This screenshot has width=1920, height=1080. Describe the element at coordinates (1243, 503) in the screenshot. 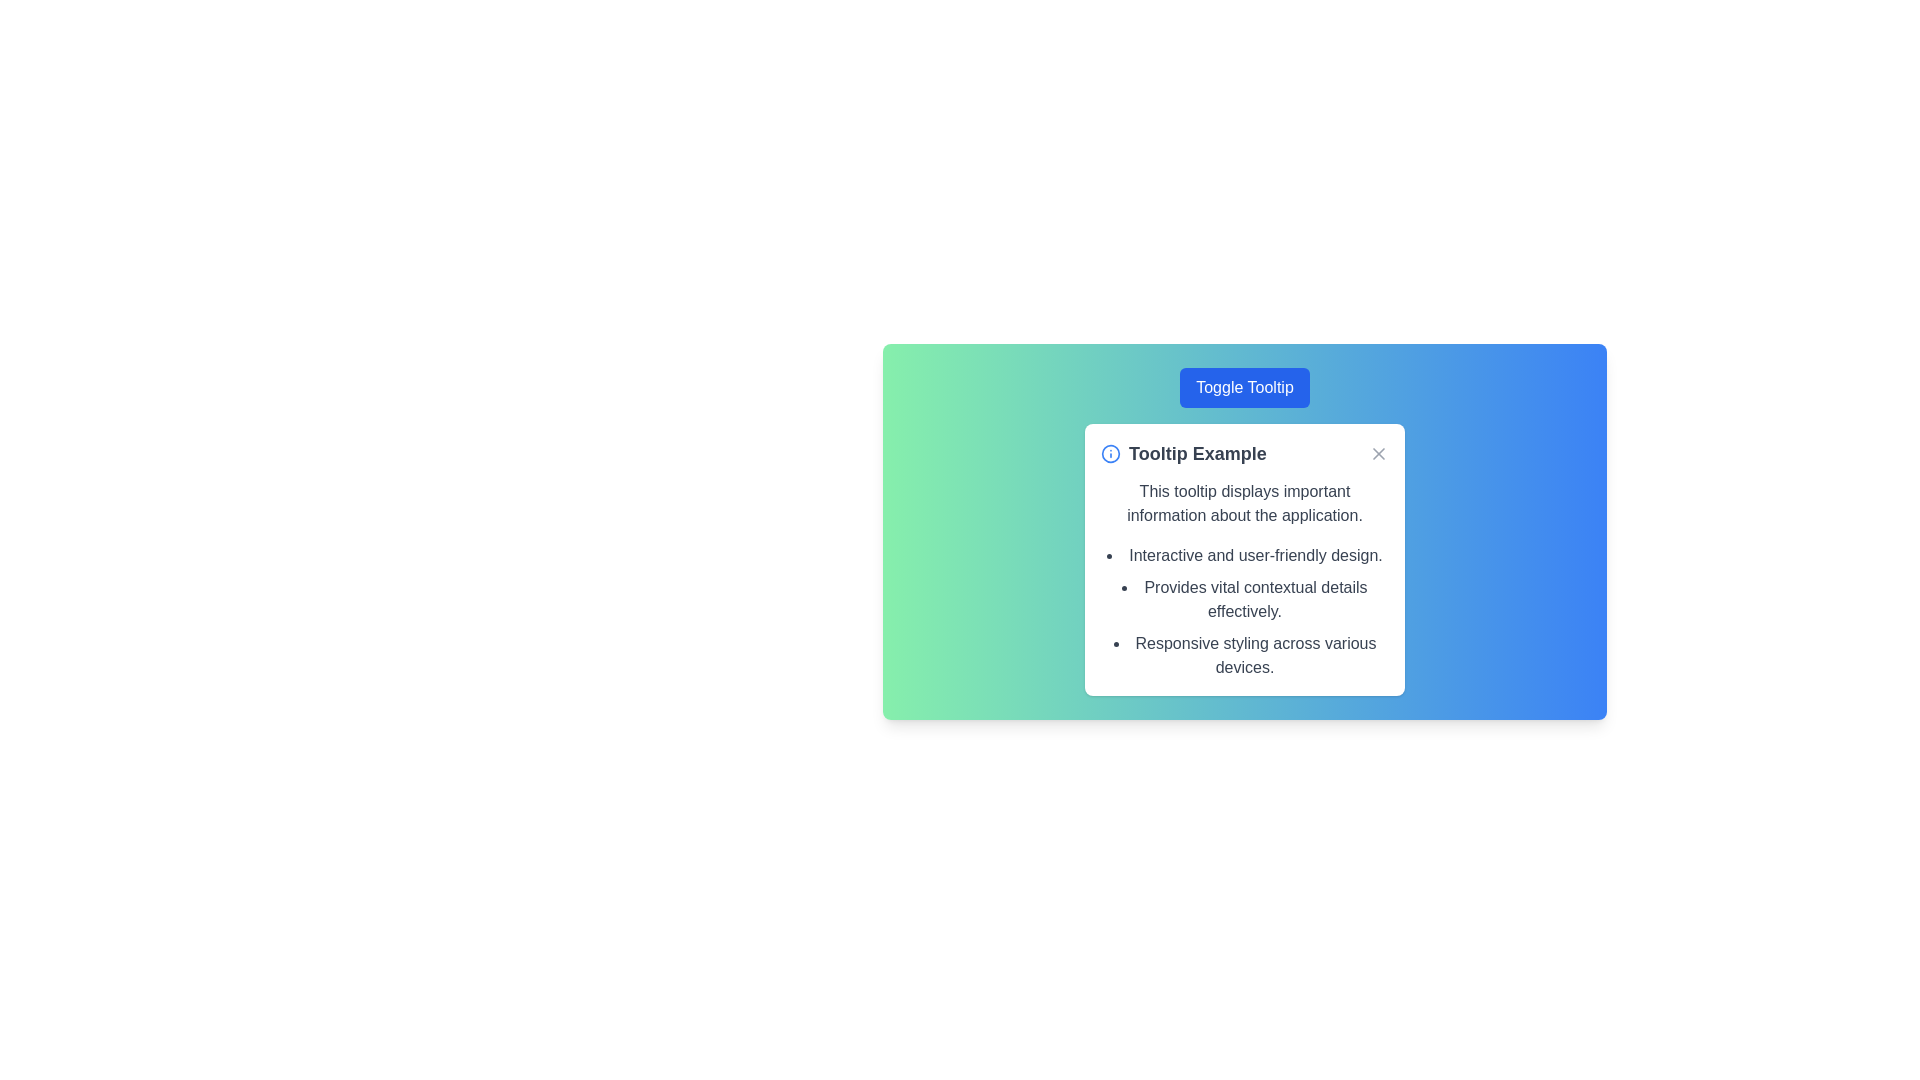

I see `the text block containing the sentence 'This tooltip displays important information about the application.' which is styled with a gray font and located below the title 'Tooltip Example.'` at that location.